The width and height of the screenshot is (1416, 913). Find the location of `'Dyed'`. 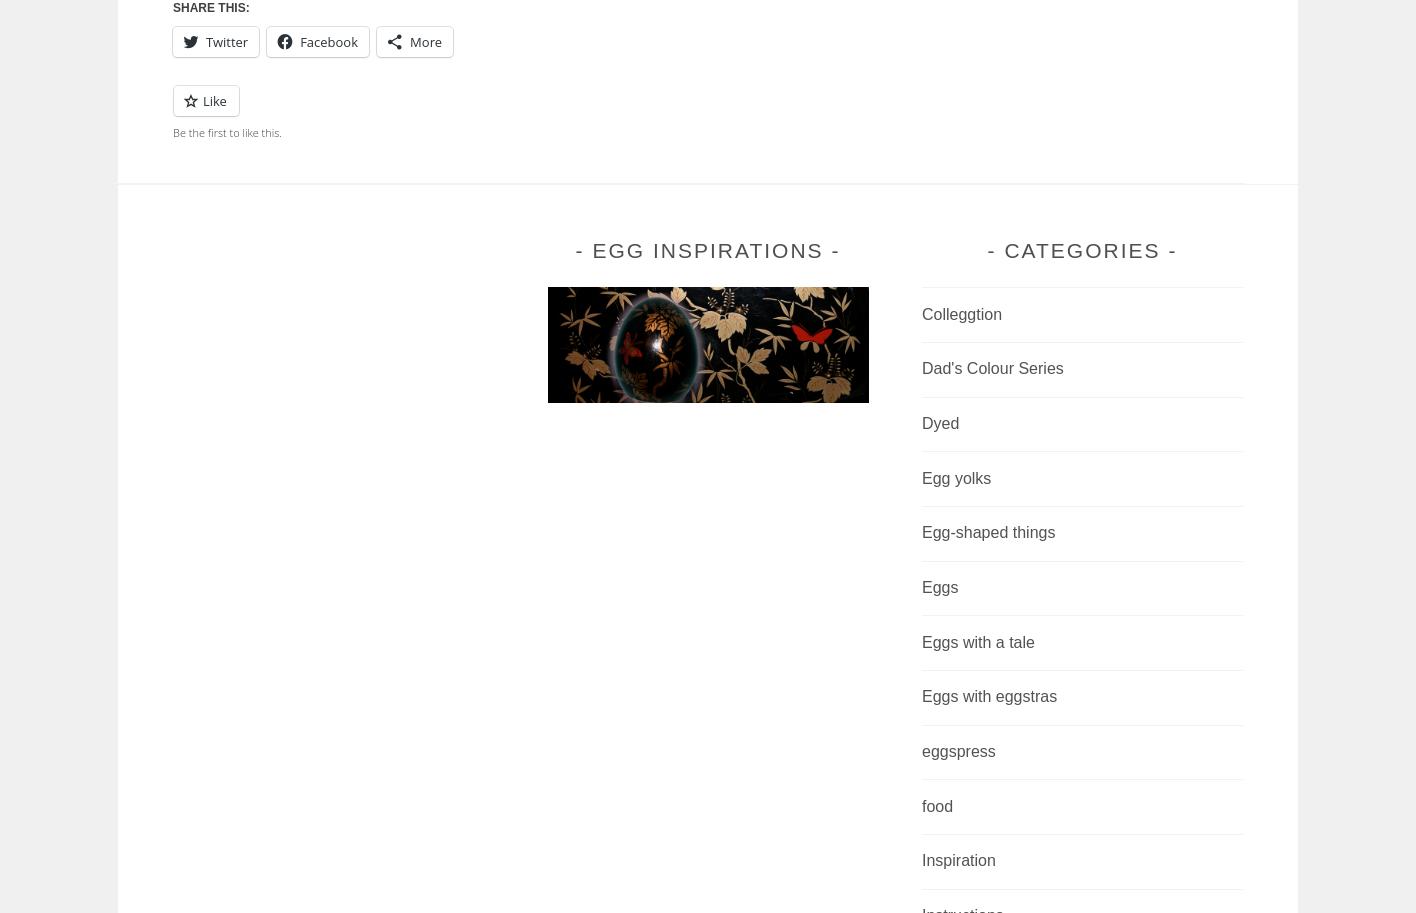

'Dyed' is located at coordinates (920, 423).